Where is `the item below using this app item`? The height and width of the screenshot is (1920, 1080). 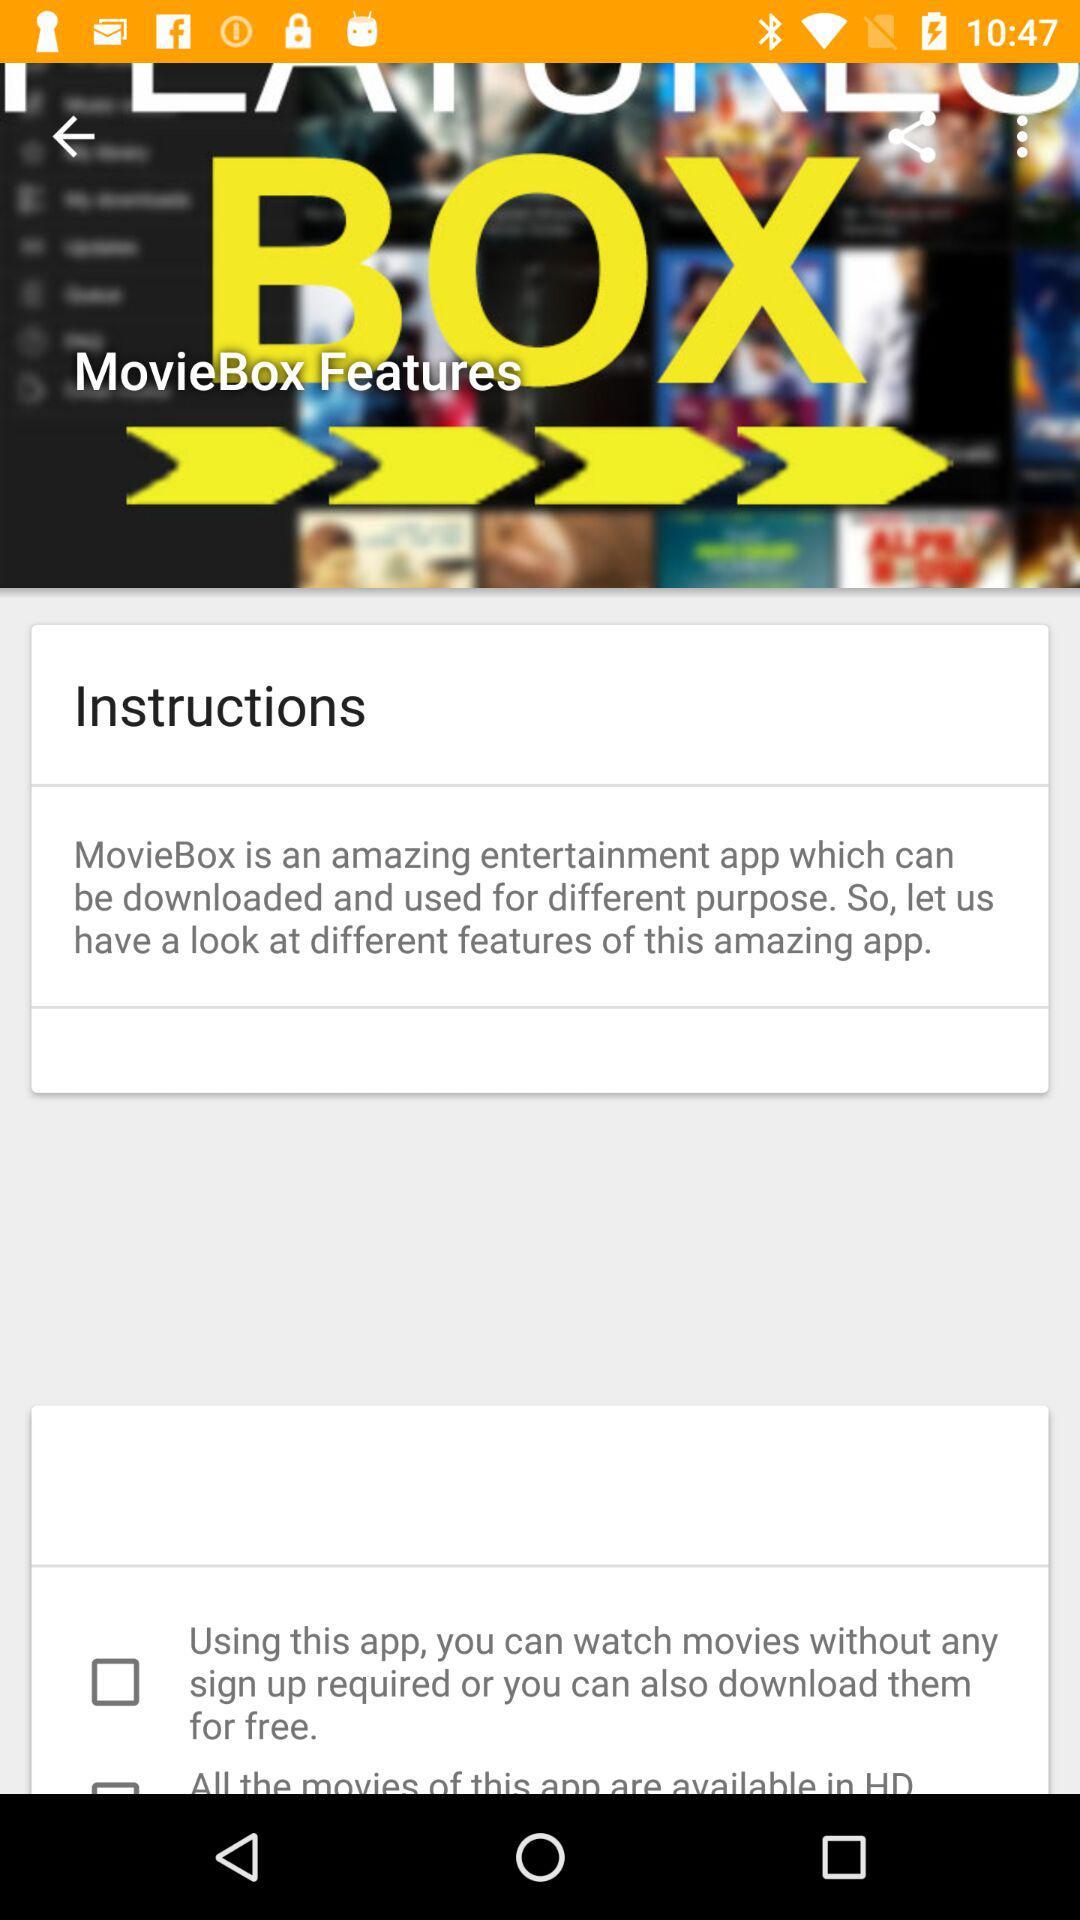
the item below using this app item is located at coordinates (540, 1777).